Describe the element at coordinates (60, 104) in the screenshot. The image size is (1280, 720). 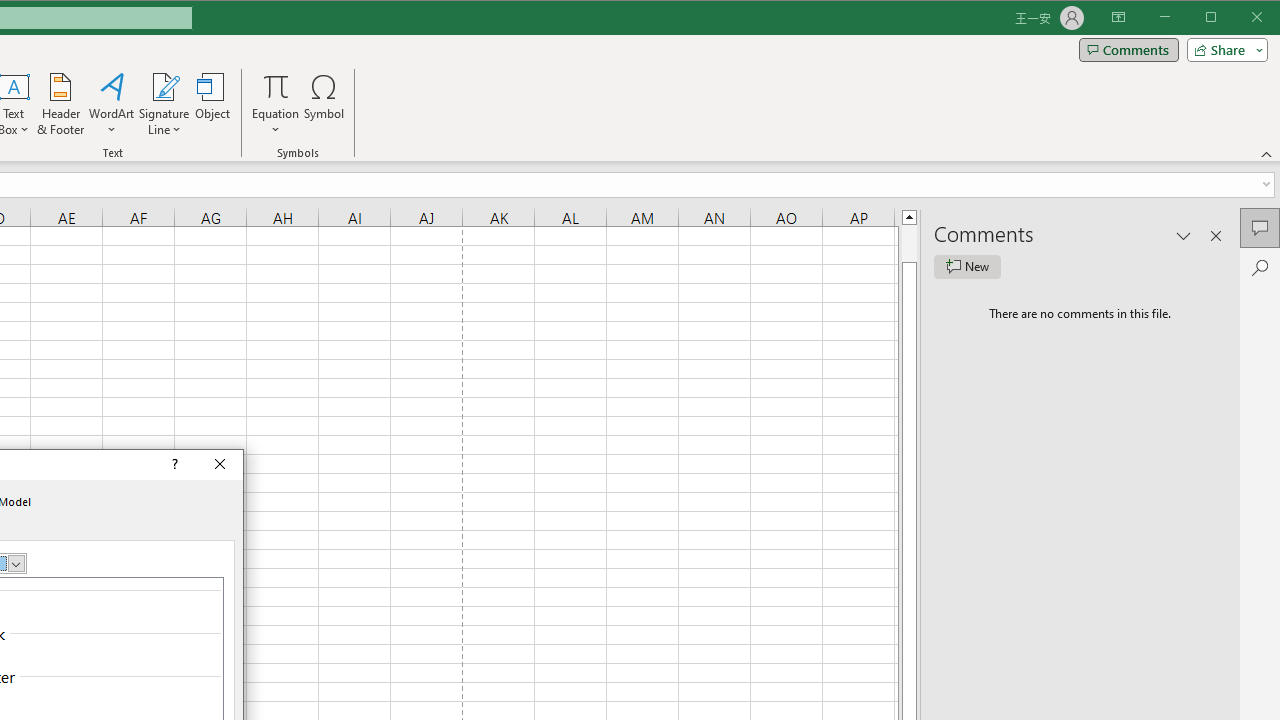
I see `'Header & Footer...'` at that location.